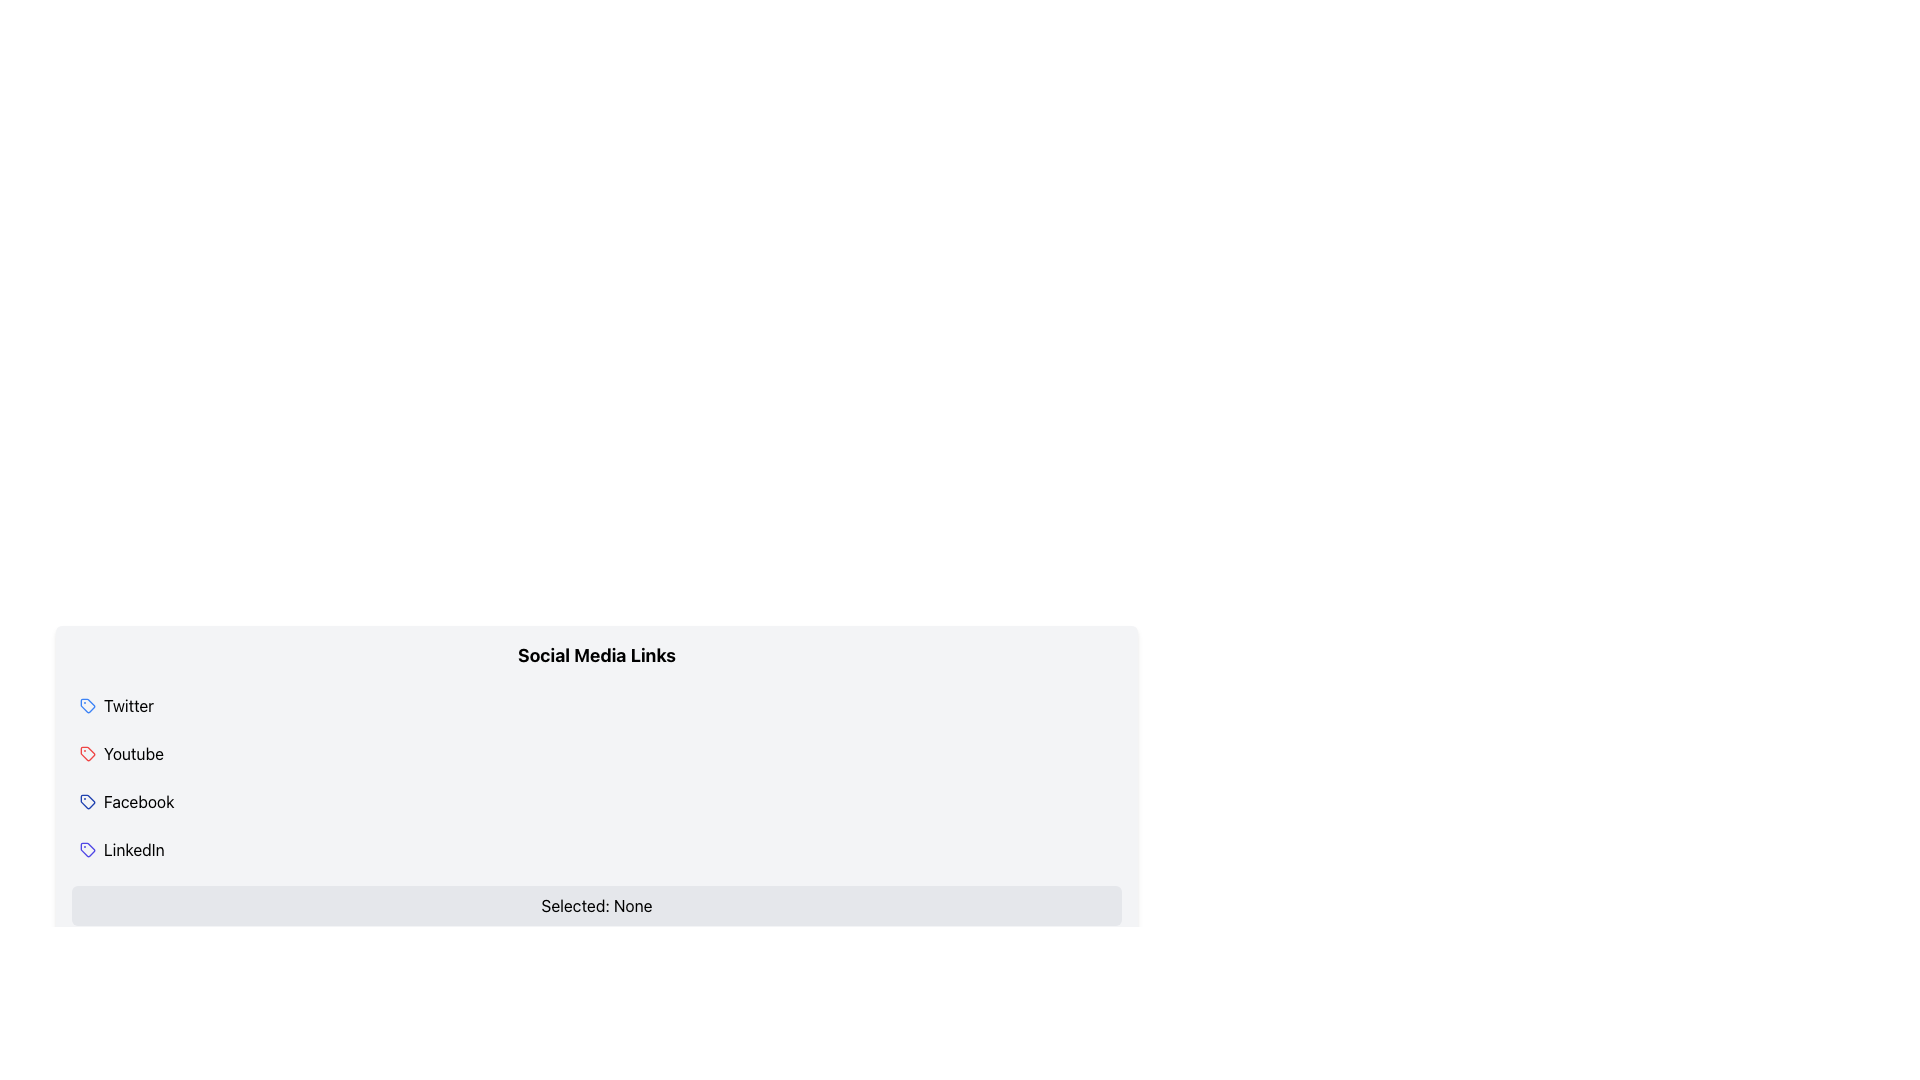 This screenshot has width=1920, height=1080. What do you see at coordinates (138, 801) in the screenshot?
I see `the text label displaying 'Facebook', which is the third entry in the list of social media links under the heading 'Social Media Links'` at bounding box center [138, 801].